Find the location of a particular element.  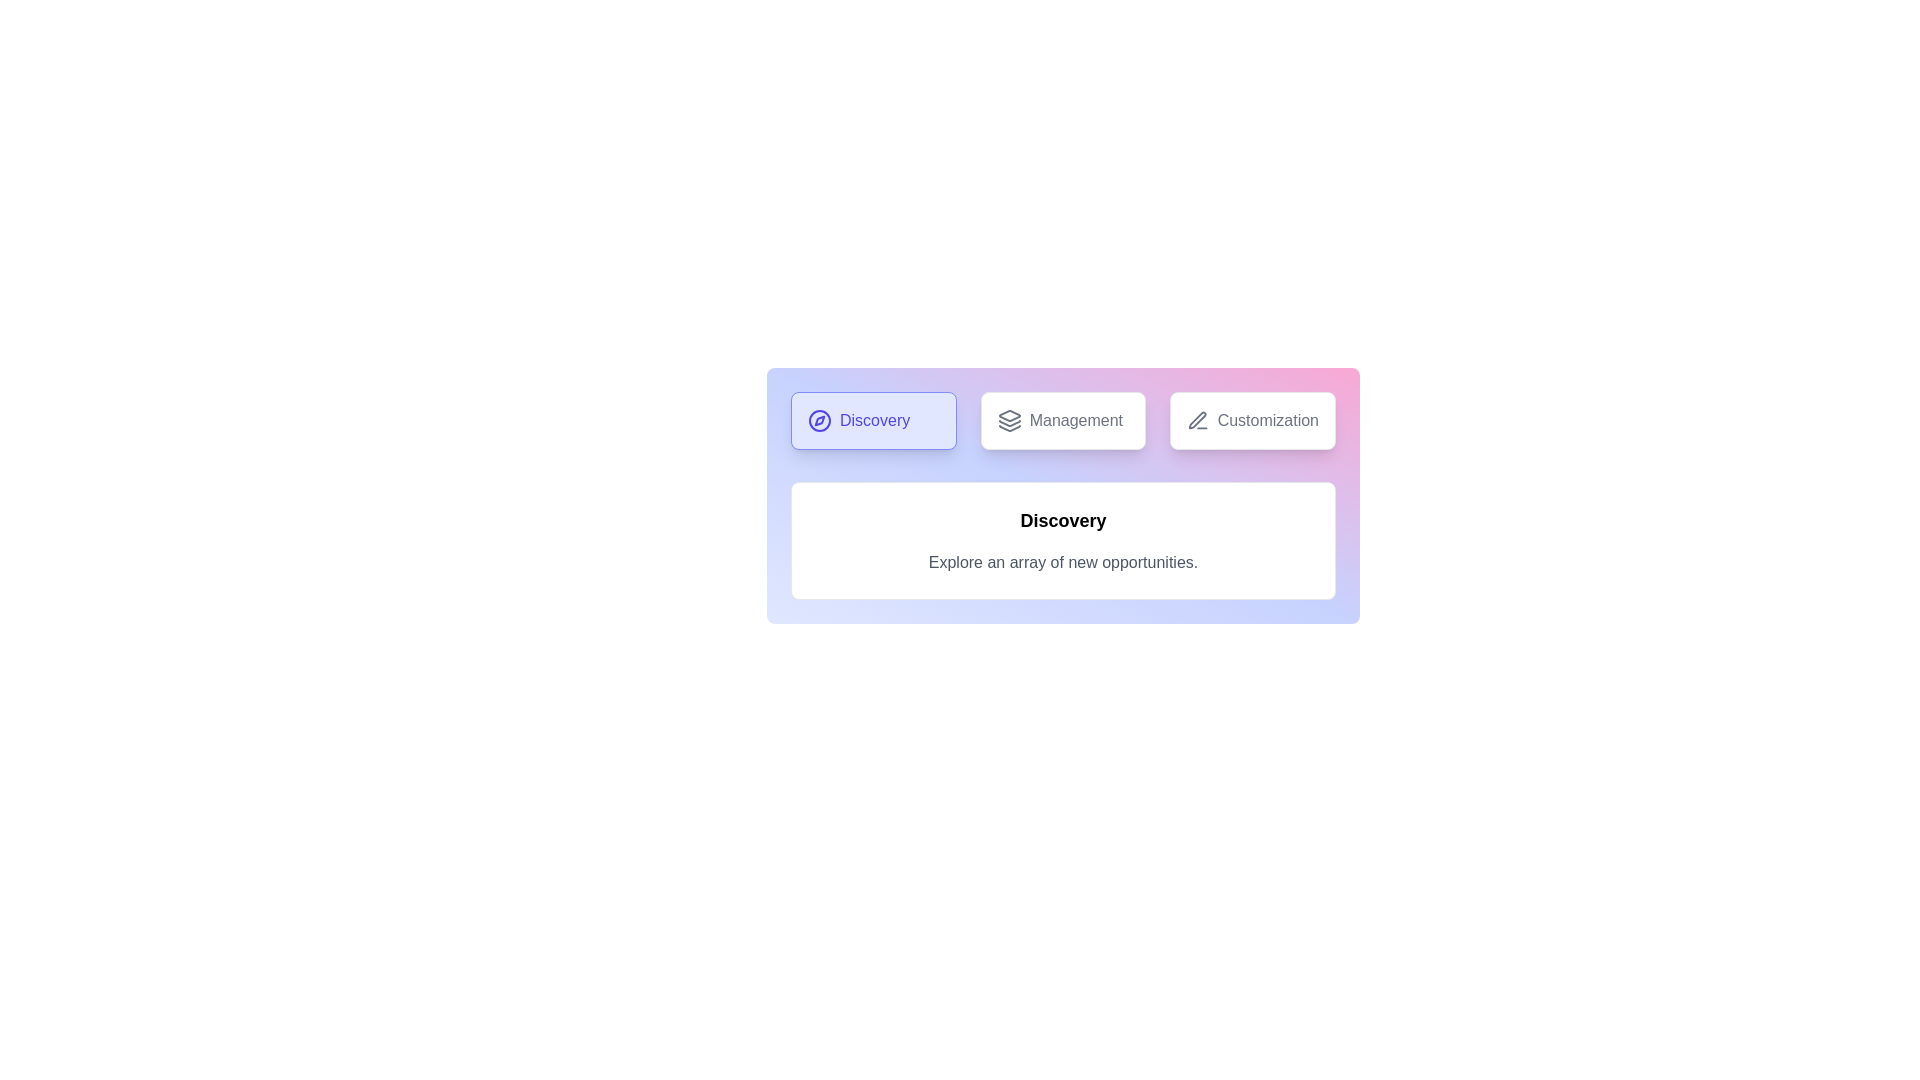

the tab labeled Customization is located at coordinates (1252, 419).